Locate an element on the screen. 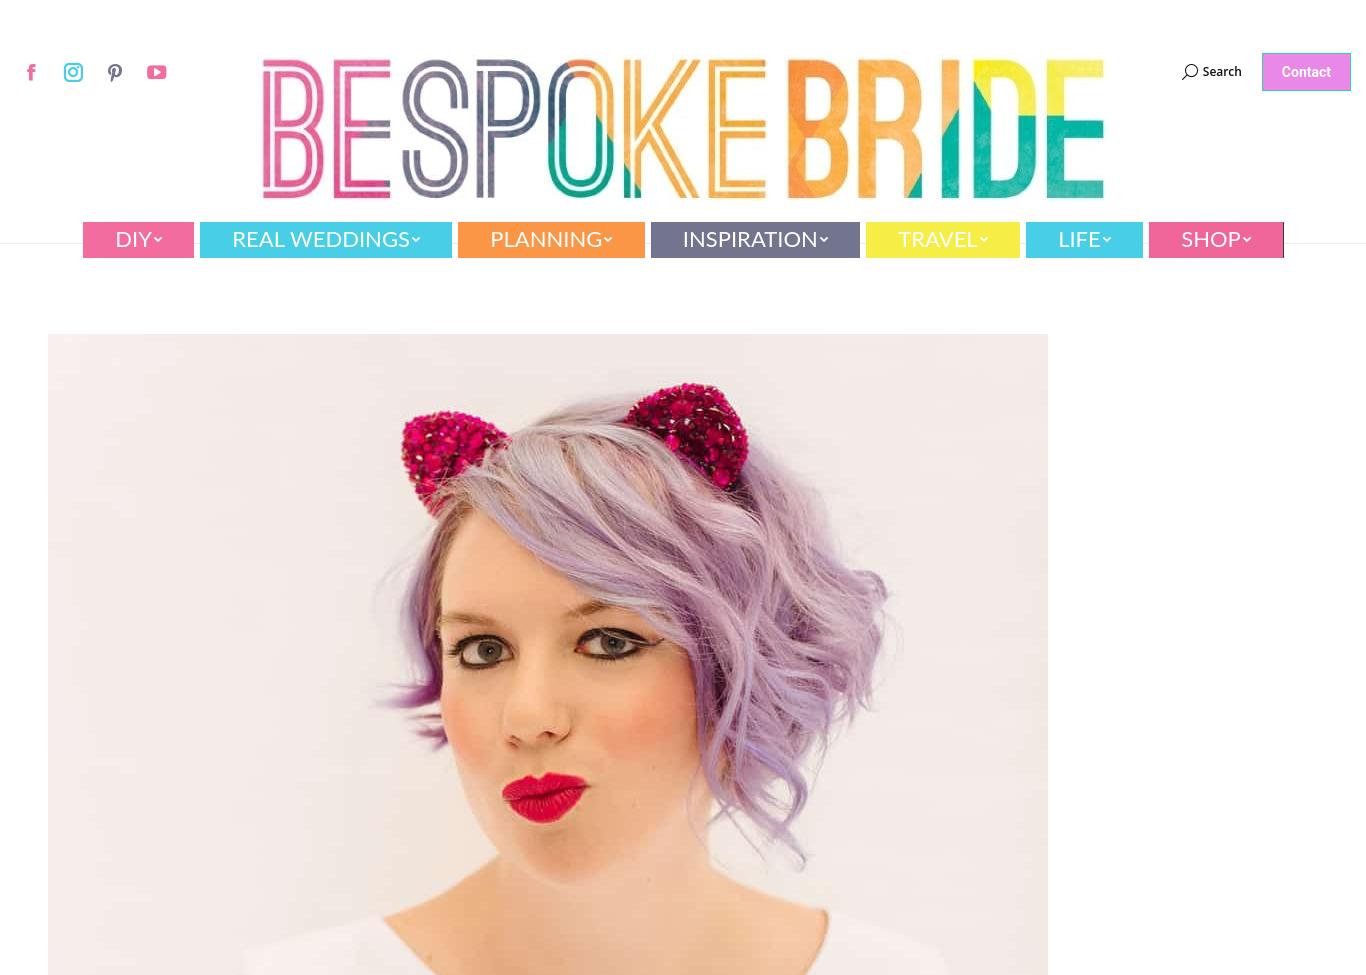  'City' is located at coordinates (233, 385).